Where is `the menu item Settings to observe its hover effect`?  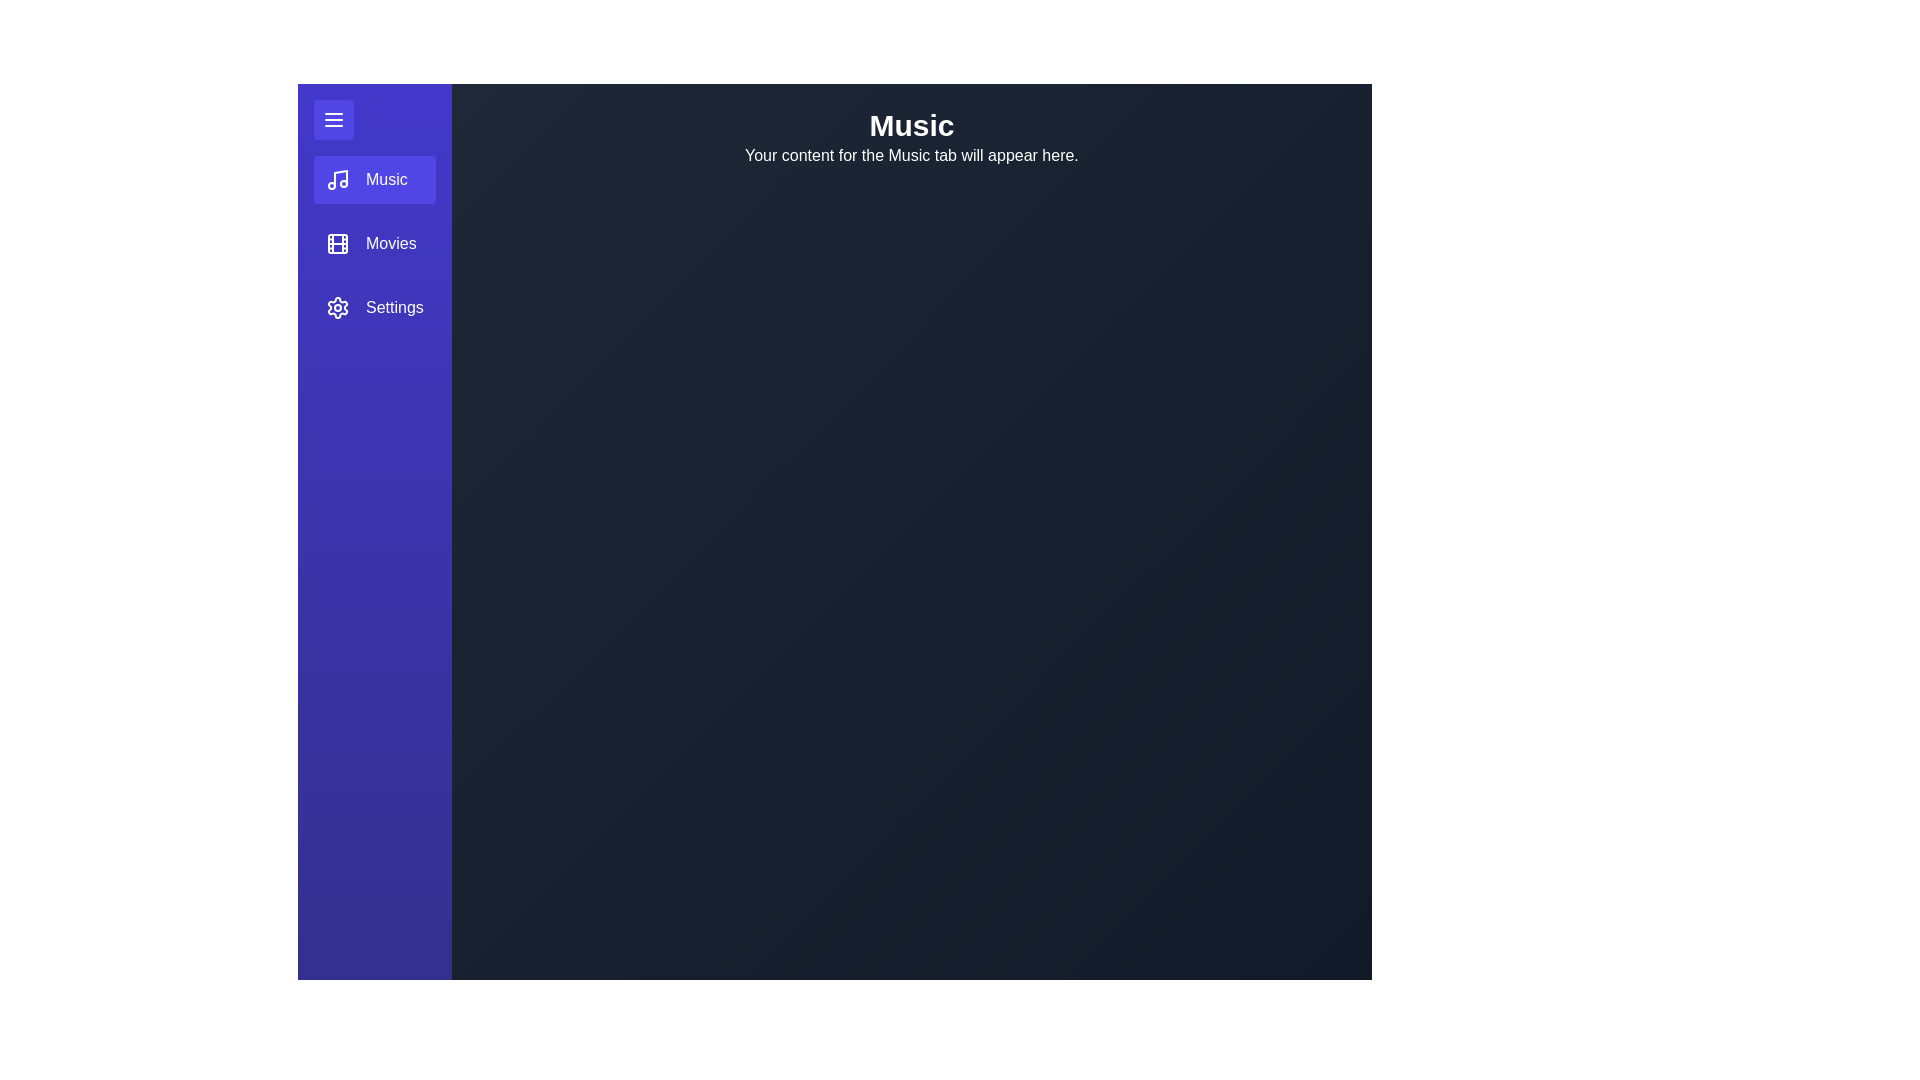 the menu item Settings to observe its hover effect is located at coordinates (374, 308).